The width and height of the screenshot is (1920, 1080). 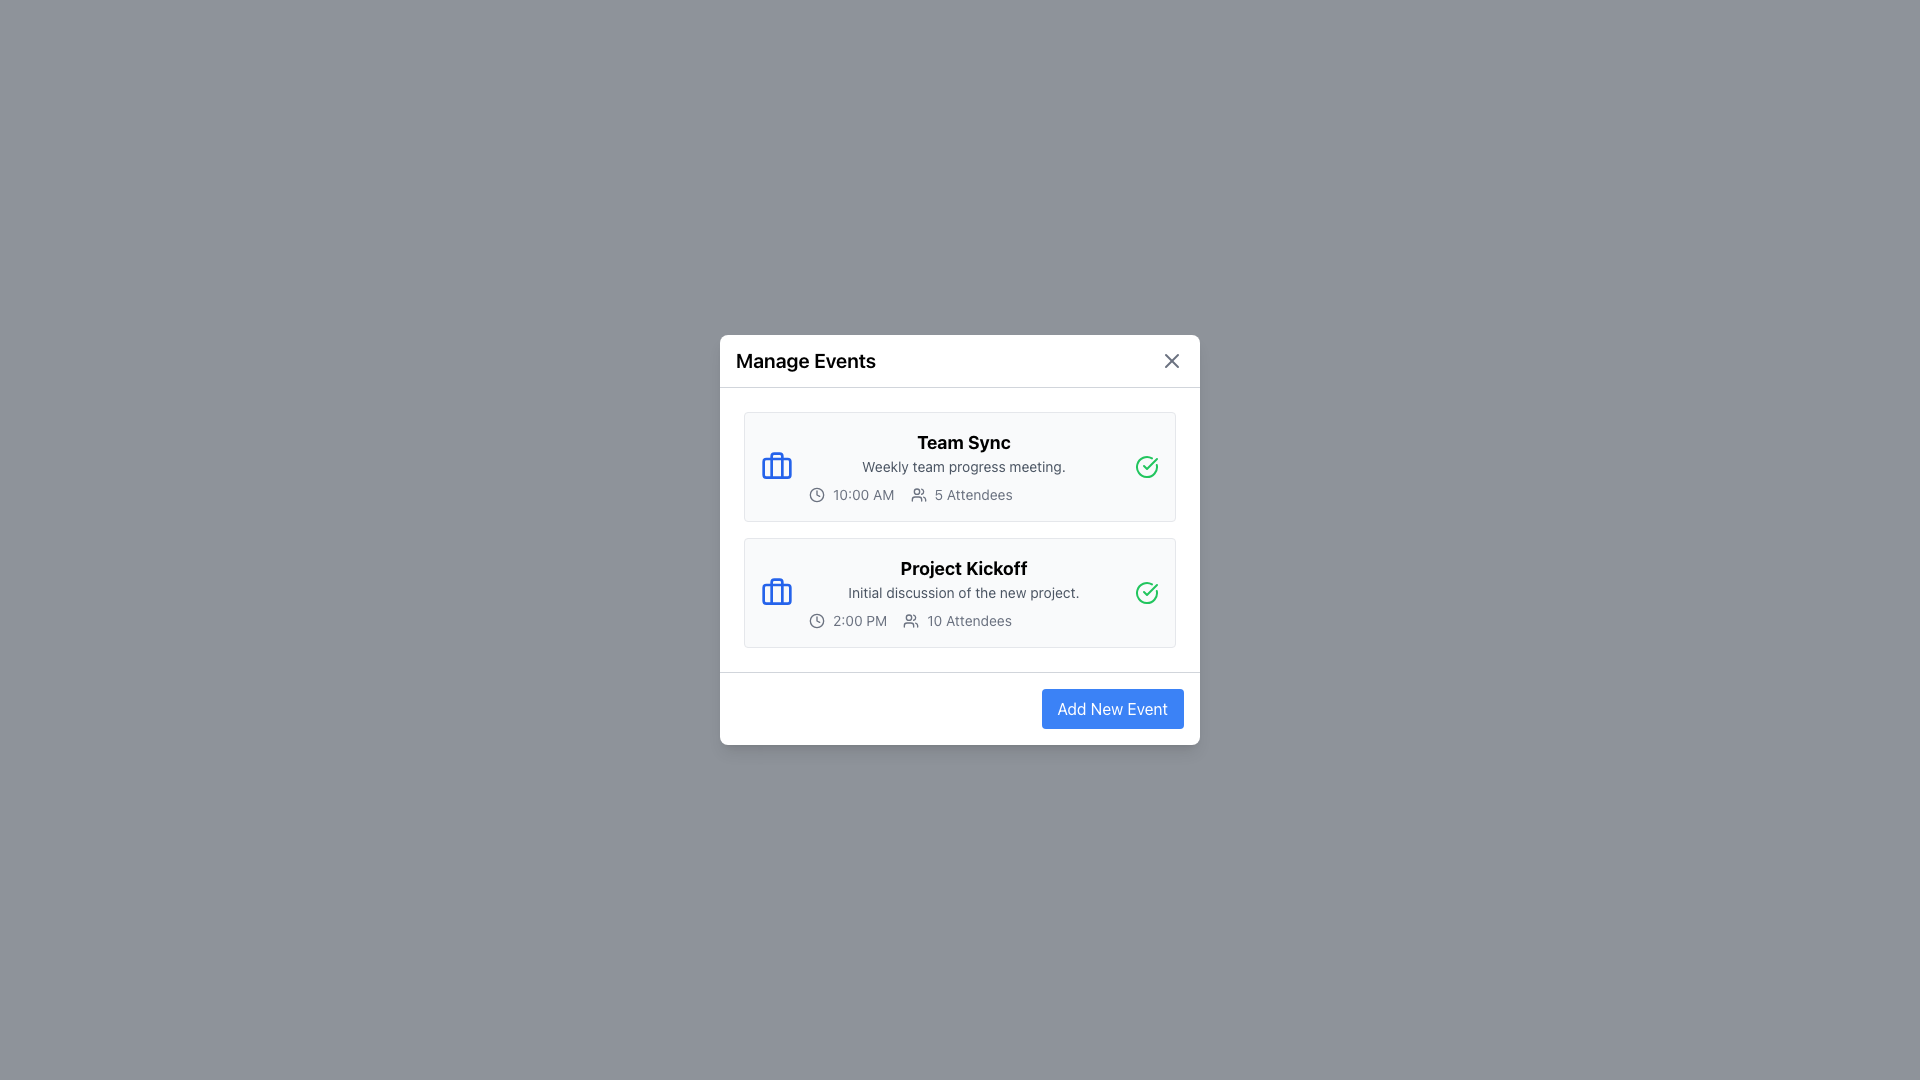 I want to click on the close button icon located at the top-right corner of the 'Manage Events' modal dialog, so click(x=1171, y=361).